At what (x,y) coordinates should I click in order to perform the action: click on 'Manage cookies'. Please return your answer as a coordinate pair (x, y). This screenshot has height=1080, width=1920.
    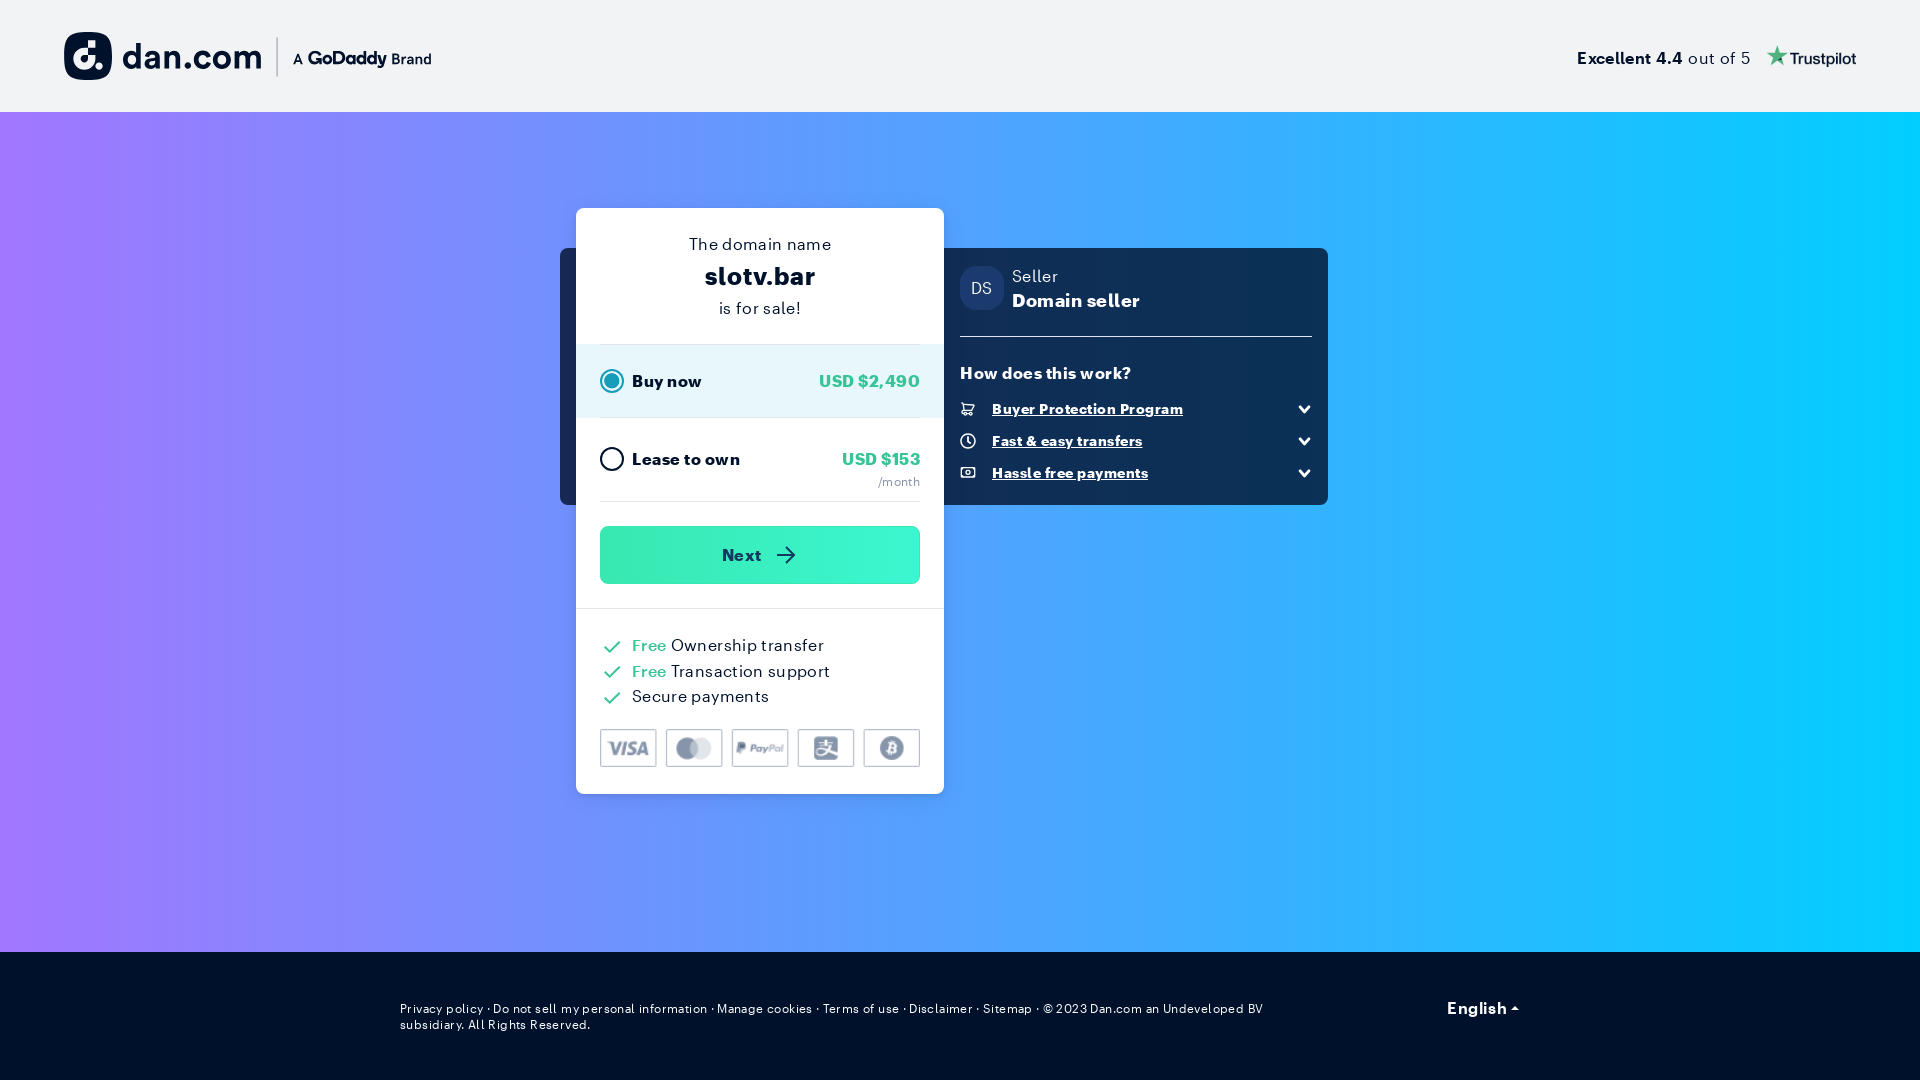
    Looking at the image, I should click on (763, 1007).